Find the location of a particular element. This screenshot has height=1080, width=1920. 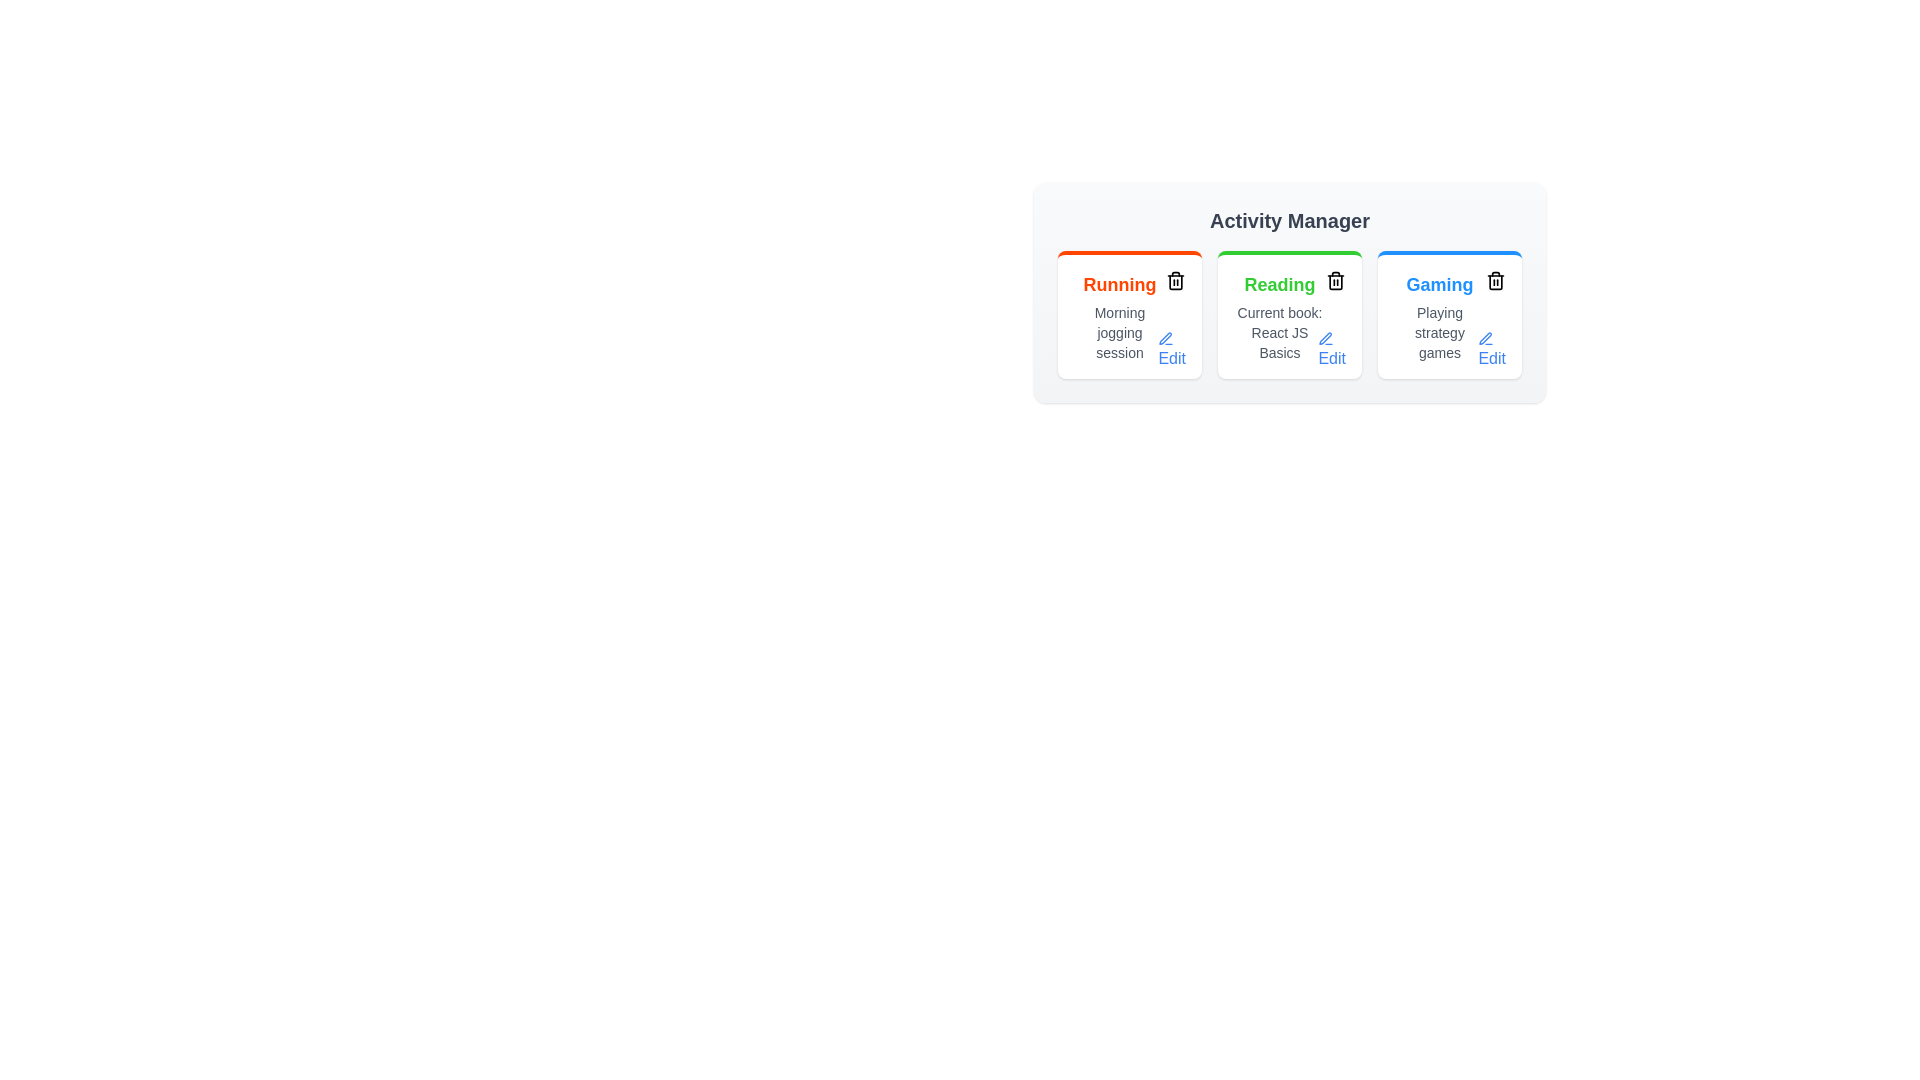

the 'Edit' button for the activity Running is located at coordinates (1172, 350).